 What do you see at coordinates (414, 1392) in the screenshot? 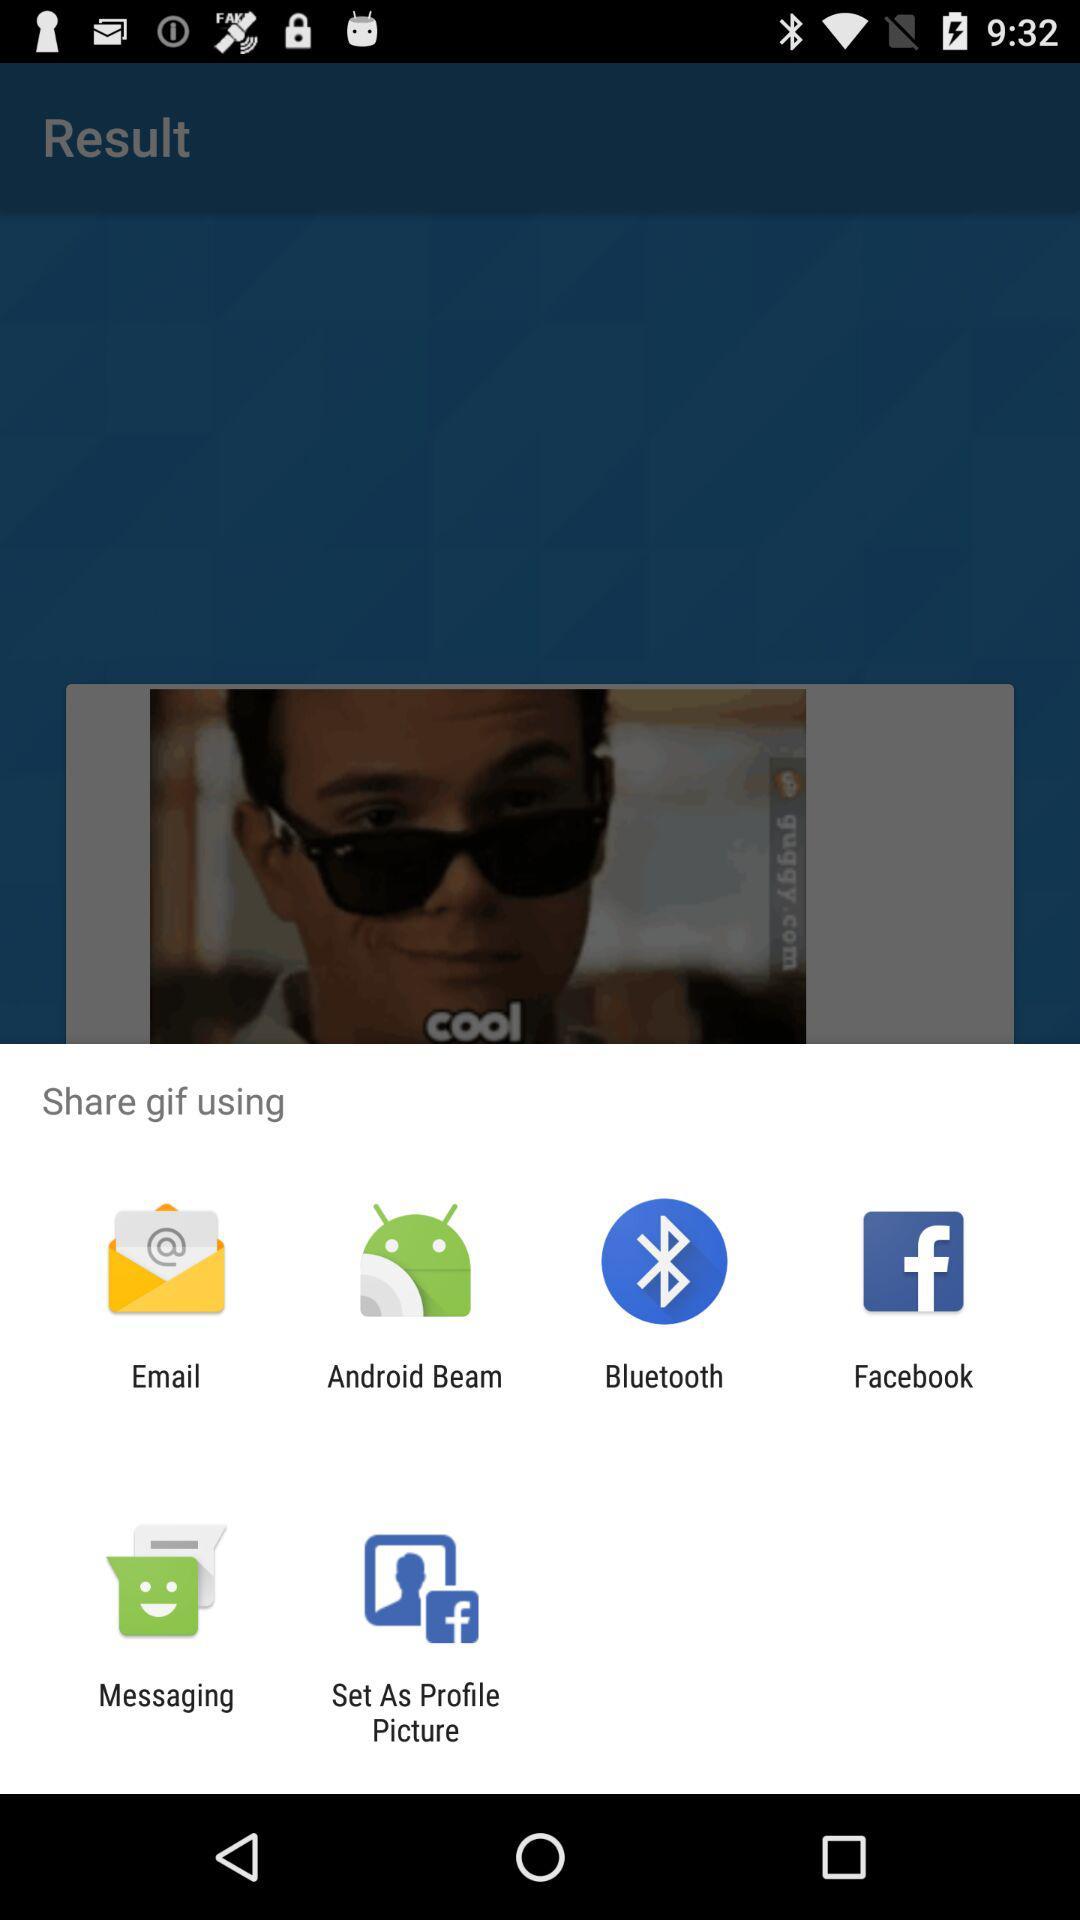
I see `item to the left of the bluetooth app` at bounding box center [414, 1392].